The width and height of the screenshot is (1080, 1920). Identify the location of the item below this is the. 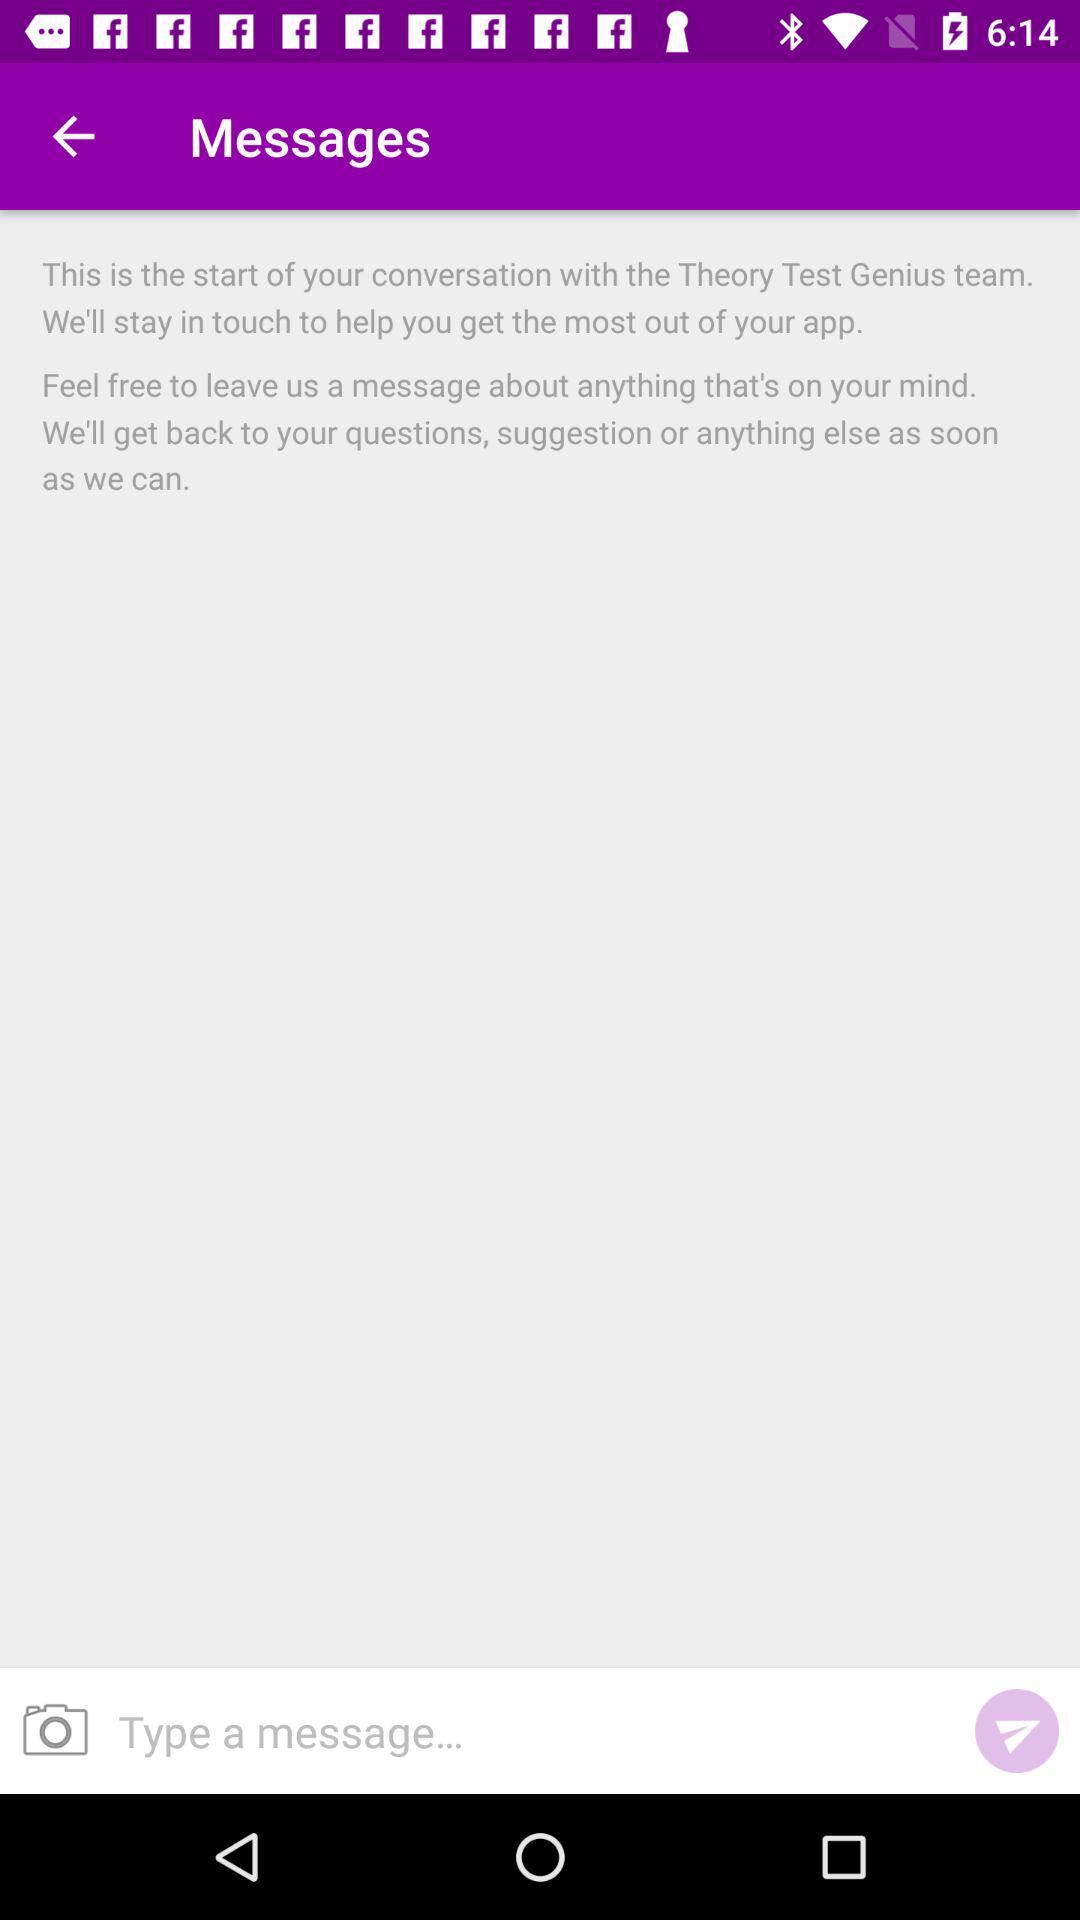
(540, 429).